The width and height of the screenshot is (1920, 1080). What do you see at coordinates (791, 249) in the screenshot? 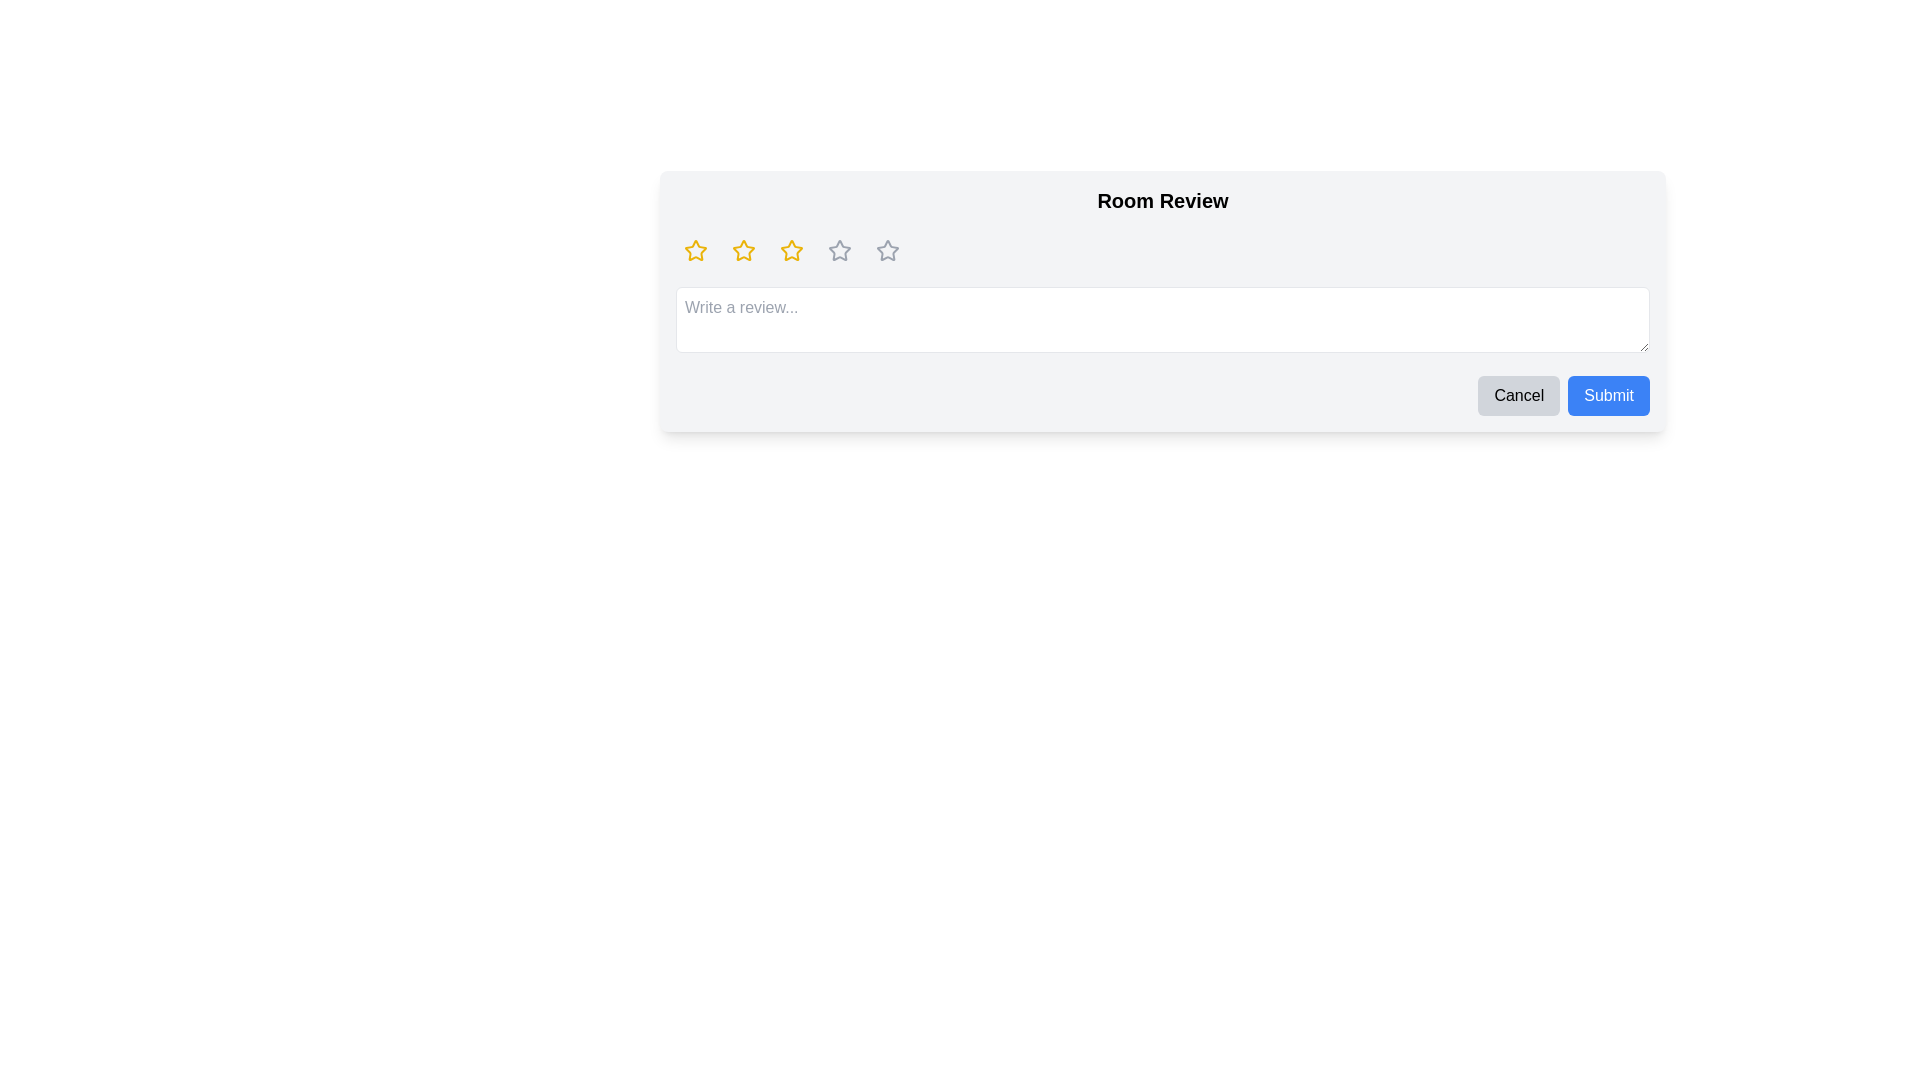
I see `the third star in the five-star rating system` at bounding box center [791, 249].